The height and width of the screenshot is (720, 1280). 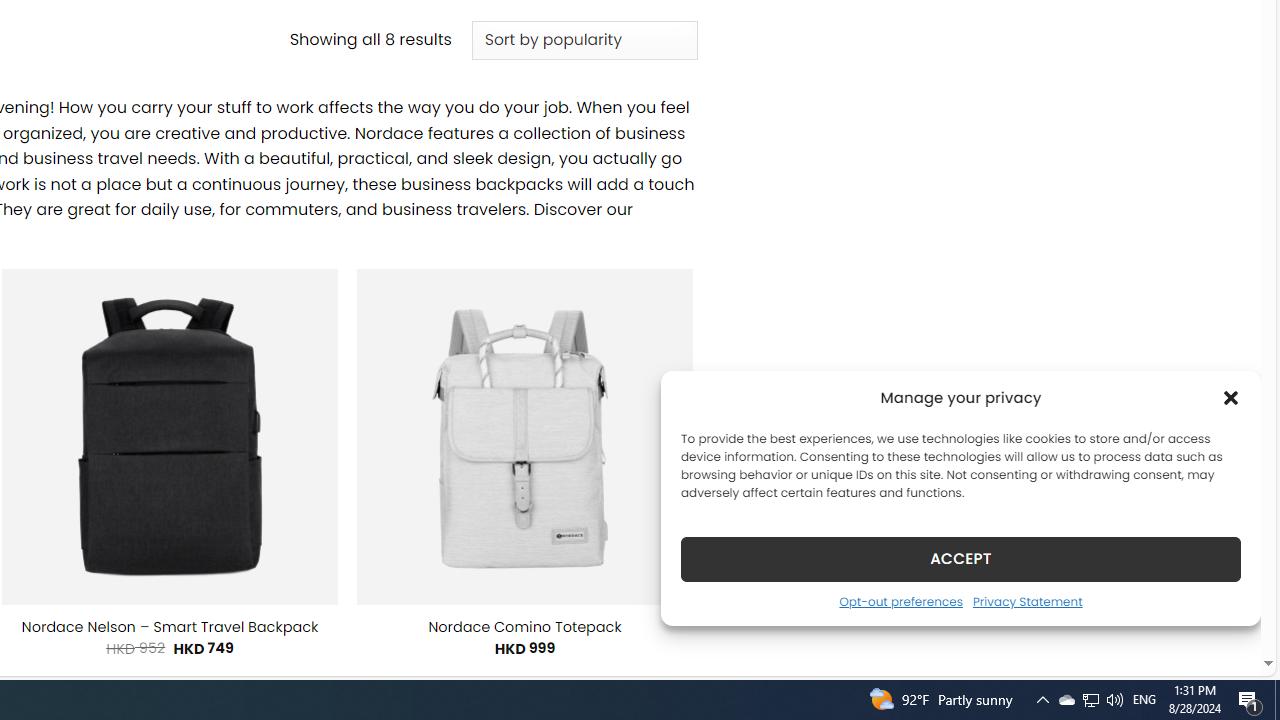 What do you see at coordinates (961, 558) in the screenshot?
I see `'ACCEPT'` at bounding box center [961, 558].